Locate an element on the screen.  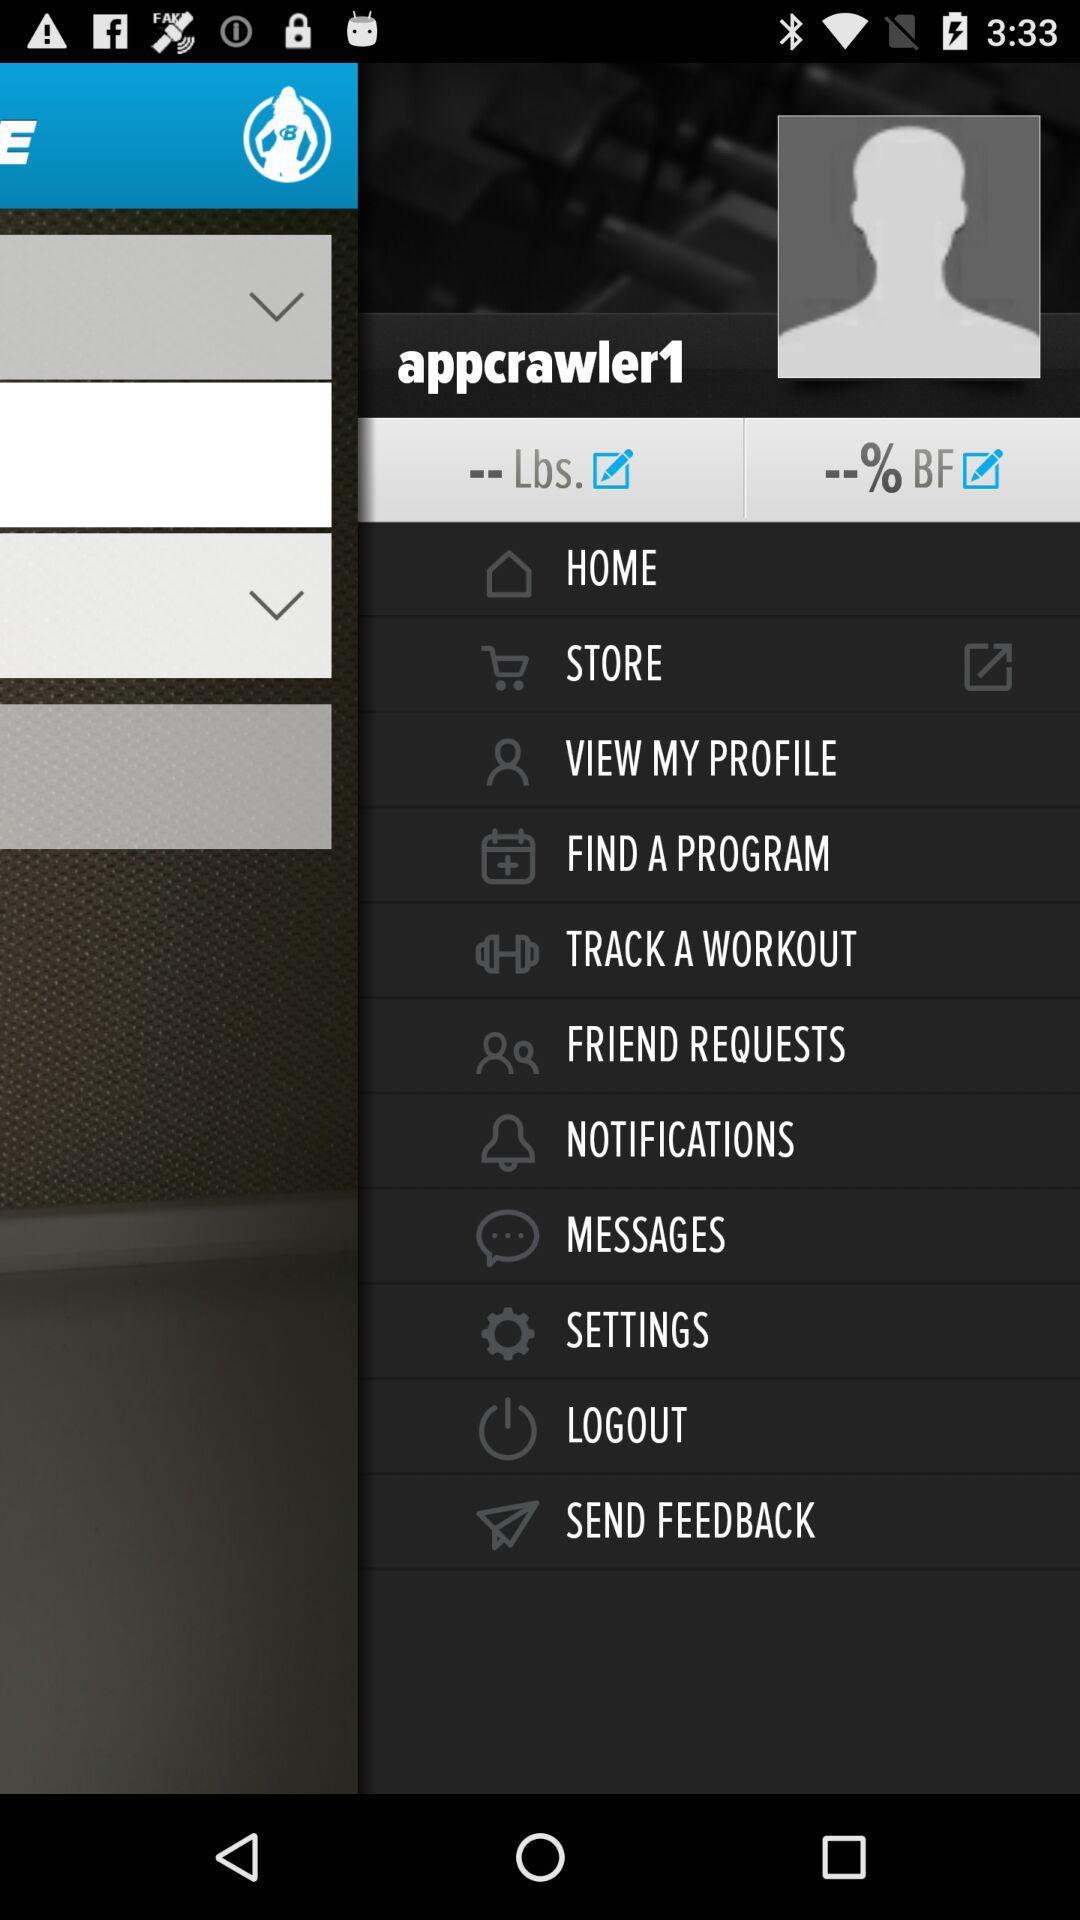
the edit icon is located at coordinates (981, 502).